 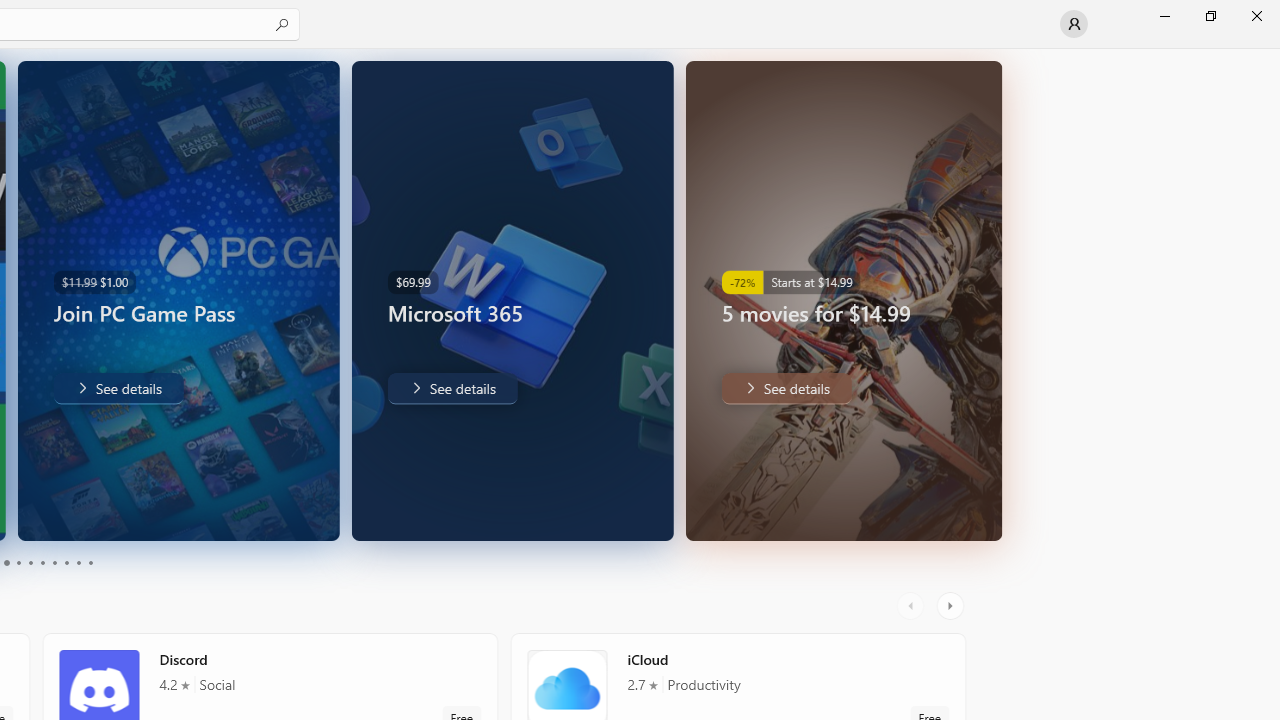 I want to click on 'AutomationID: LeftScrollButton', so click(x=912, y=605).